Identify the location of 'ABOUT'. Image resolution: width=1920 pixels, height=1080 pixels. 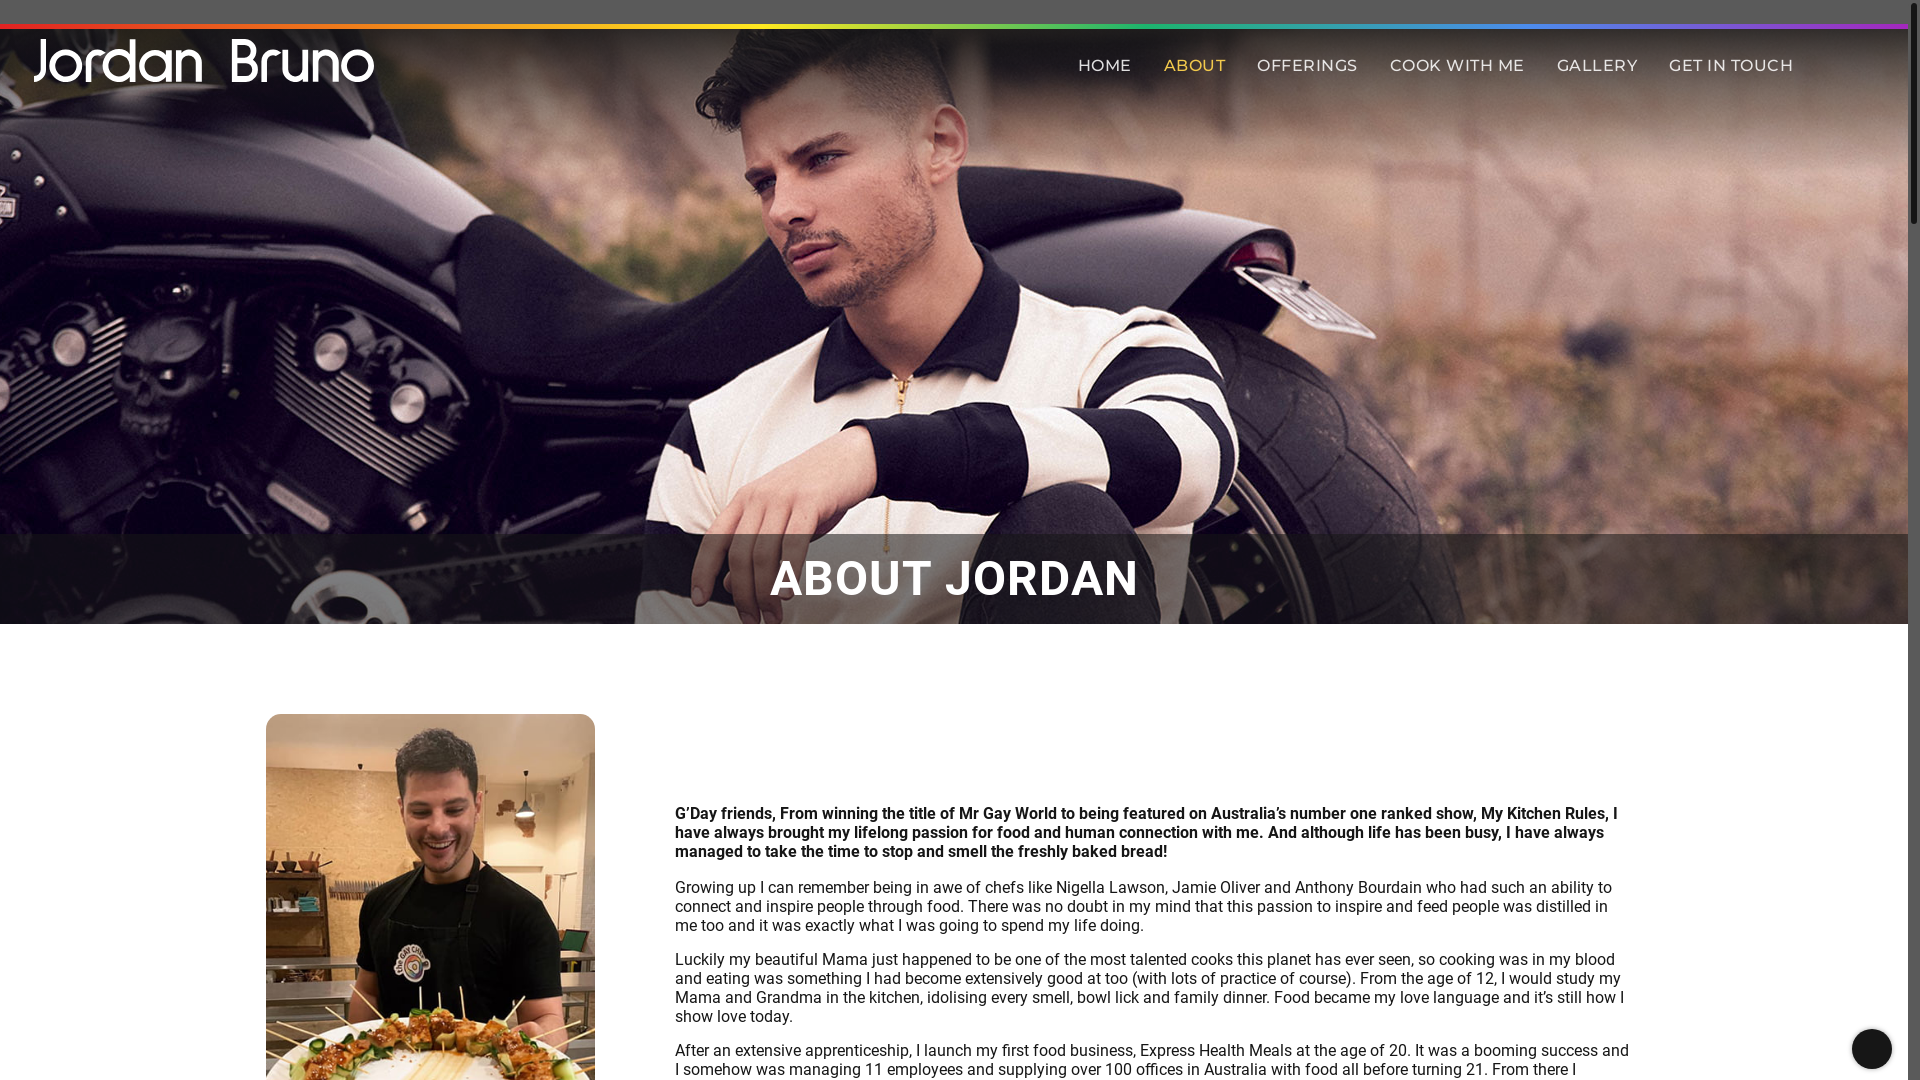
(1195, 64).